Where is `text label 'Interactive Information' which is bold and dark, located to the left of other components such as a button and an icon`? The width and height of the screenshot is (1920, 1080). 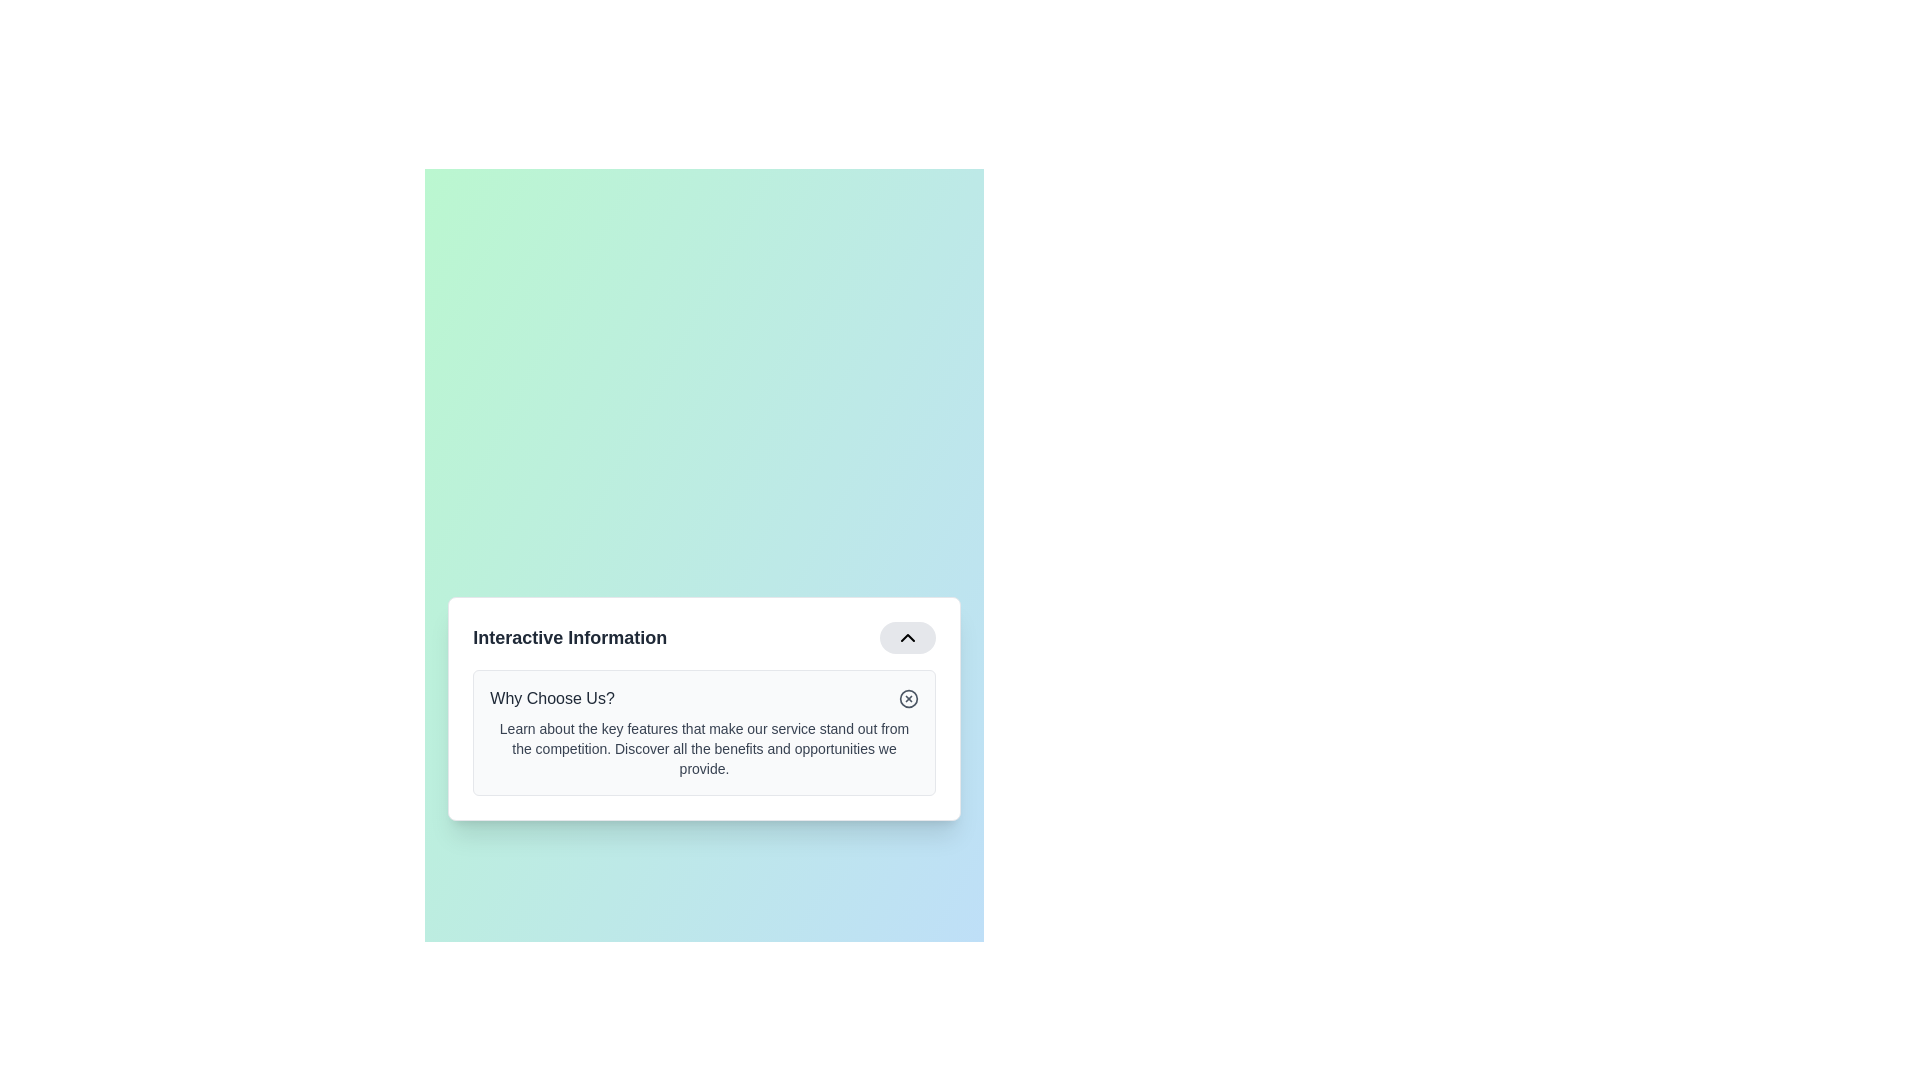 text label 'Interactive Information' which is bold and dark, located to the left of other components such as a button and an icon is located at coordinates (569, 637).